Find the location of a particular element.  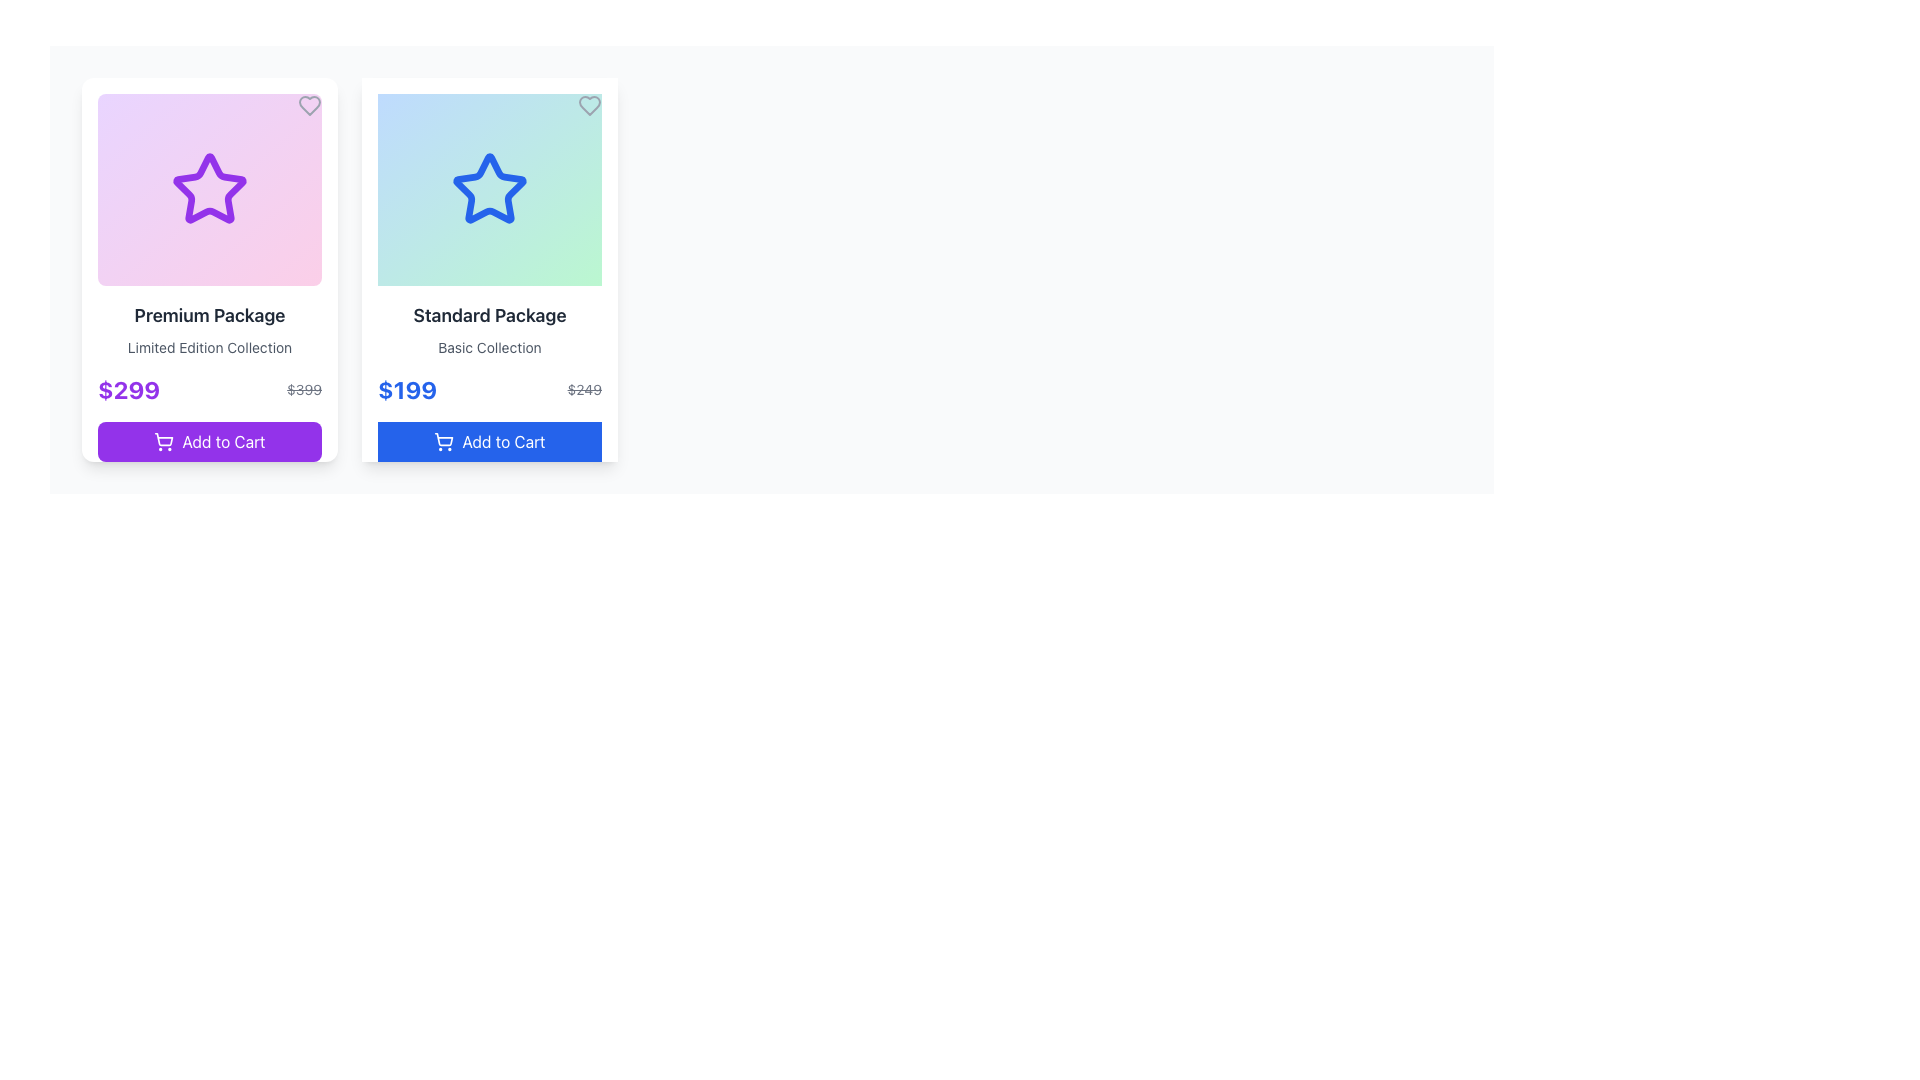

the text label indicating the original price of the Premium Package, which is positioned to the right of the '$299' price element is located at coordinates (303, 389).